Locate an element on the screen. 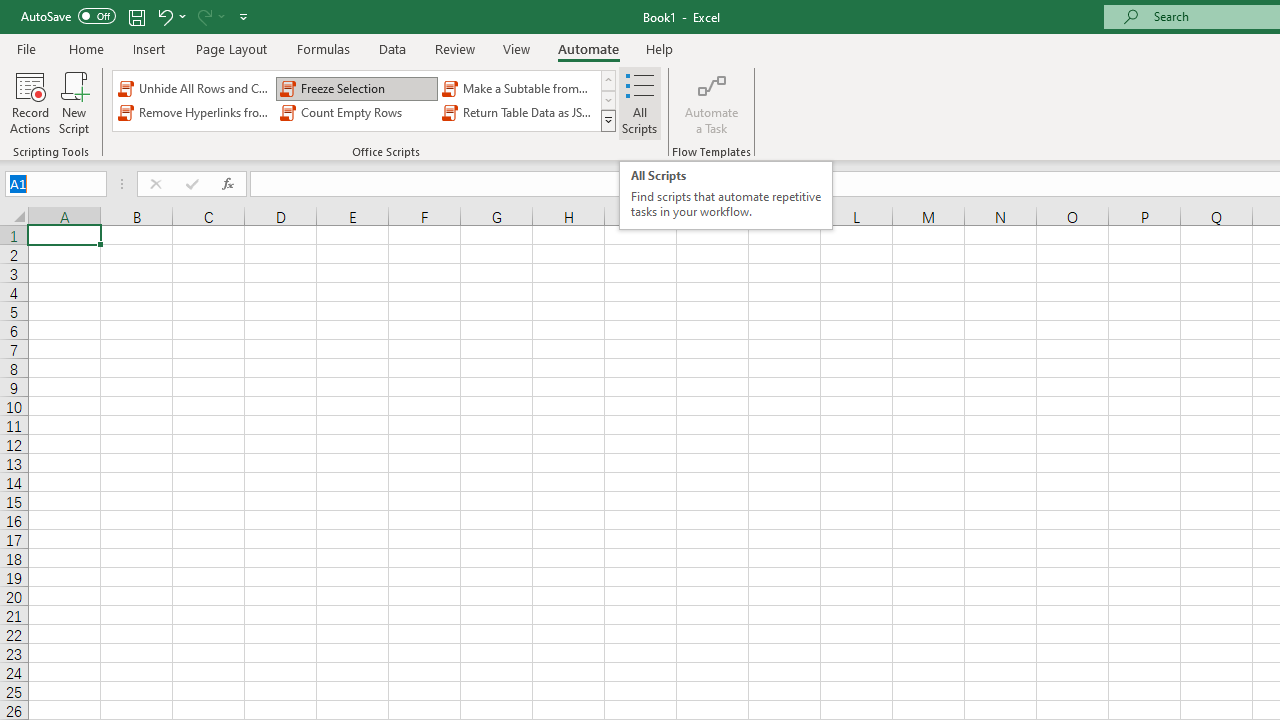 The width and height of the screenshot is (1280, 720). 'Count Empty Rows' is located at coordinates (357, 113).